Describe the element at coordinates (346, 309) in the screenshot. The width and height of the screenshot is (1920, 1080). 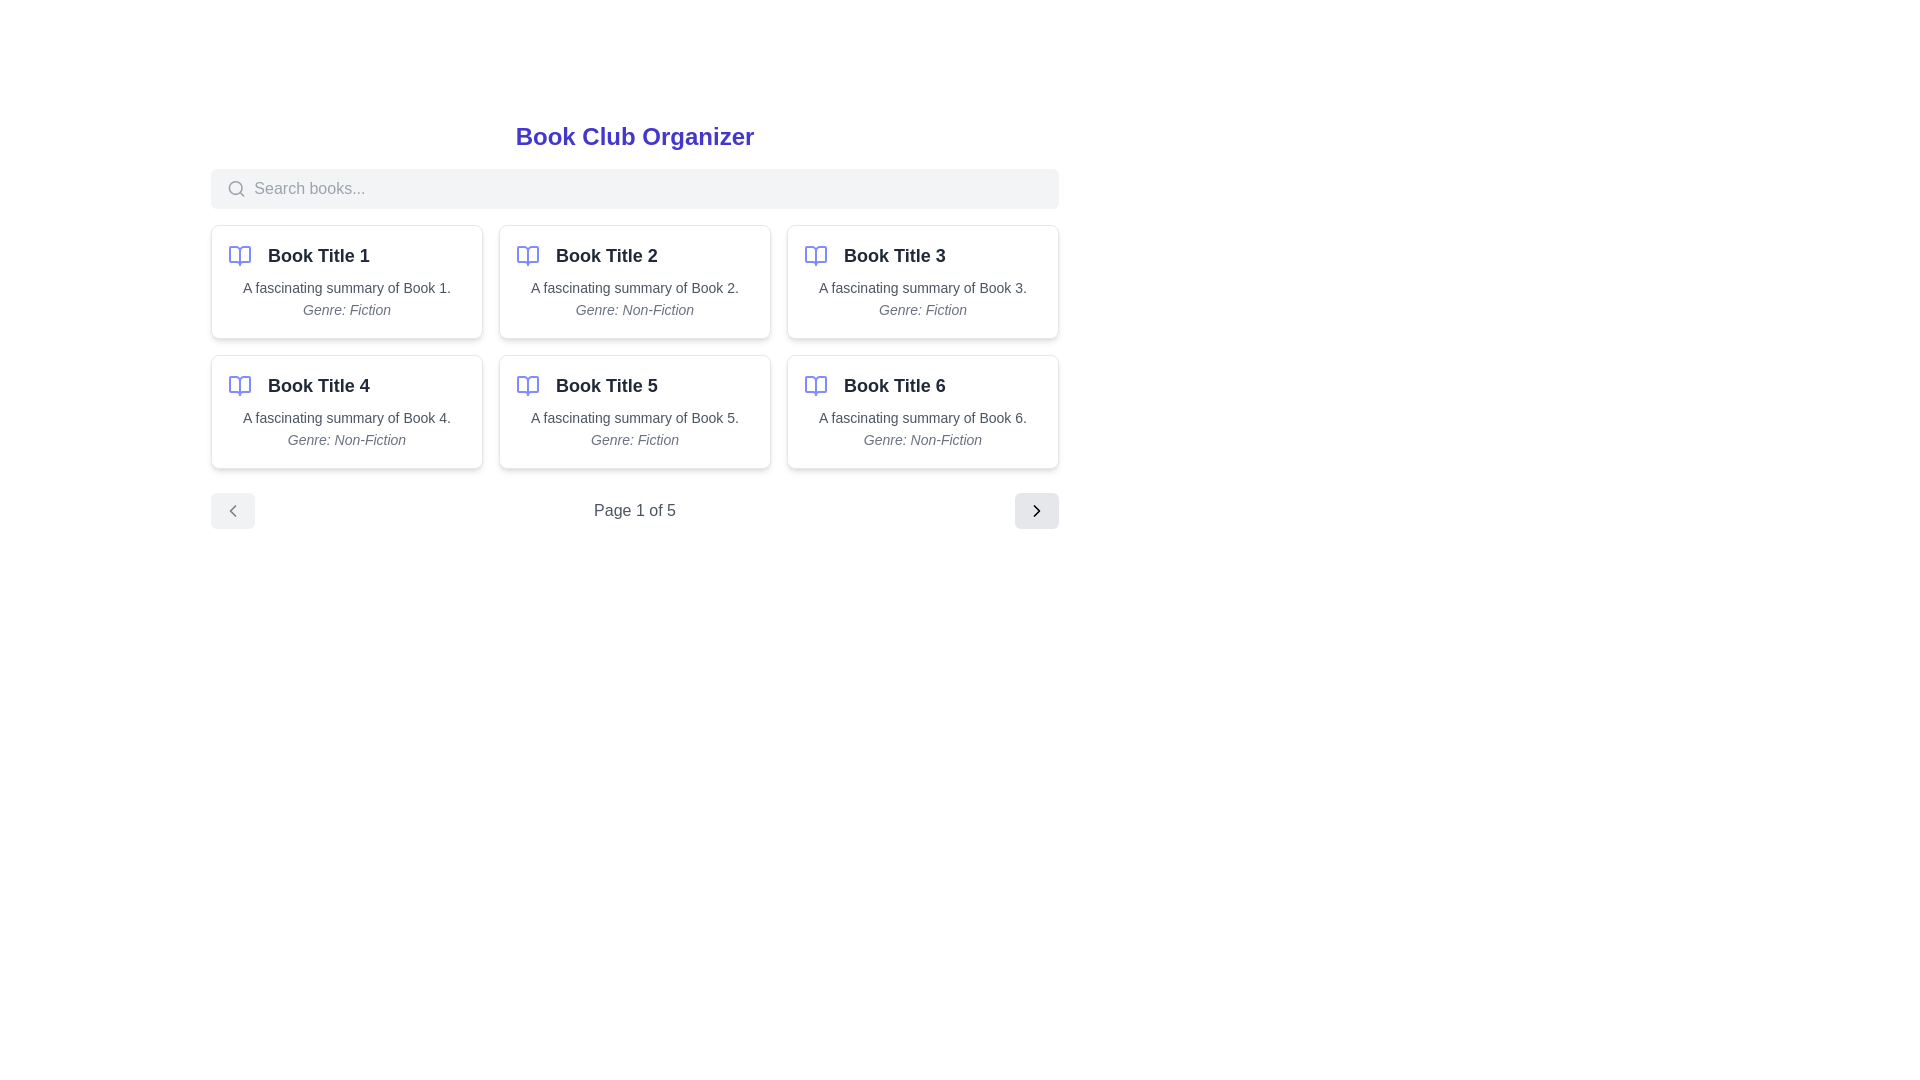
I see `the Text label indicating the genre 'Fiction' located at the bottom of the card for 'Book Title 1'` at that location.